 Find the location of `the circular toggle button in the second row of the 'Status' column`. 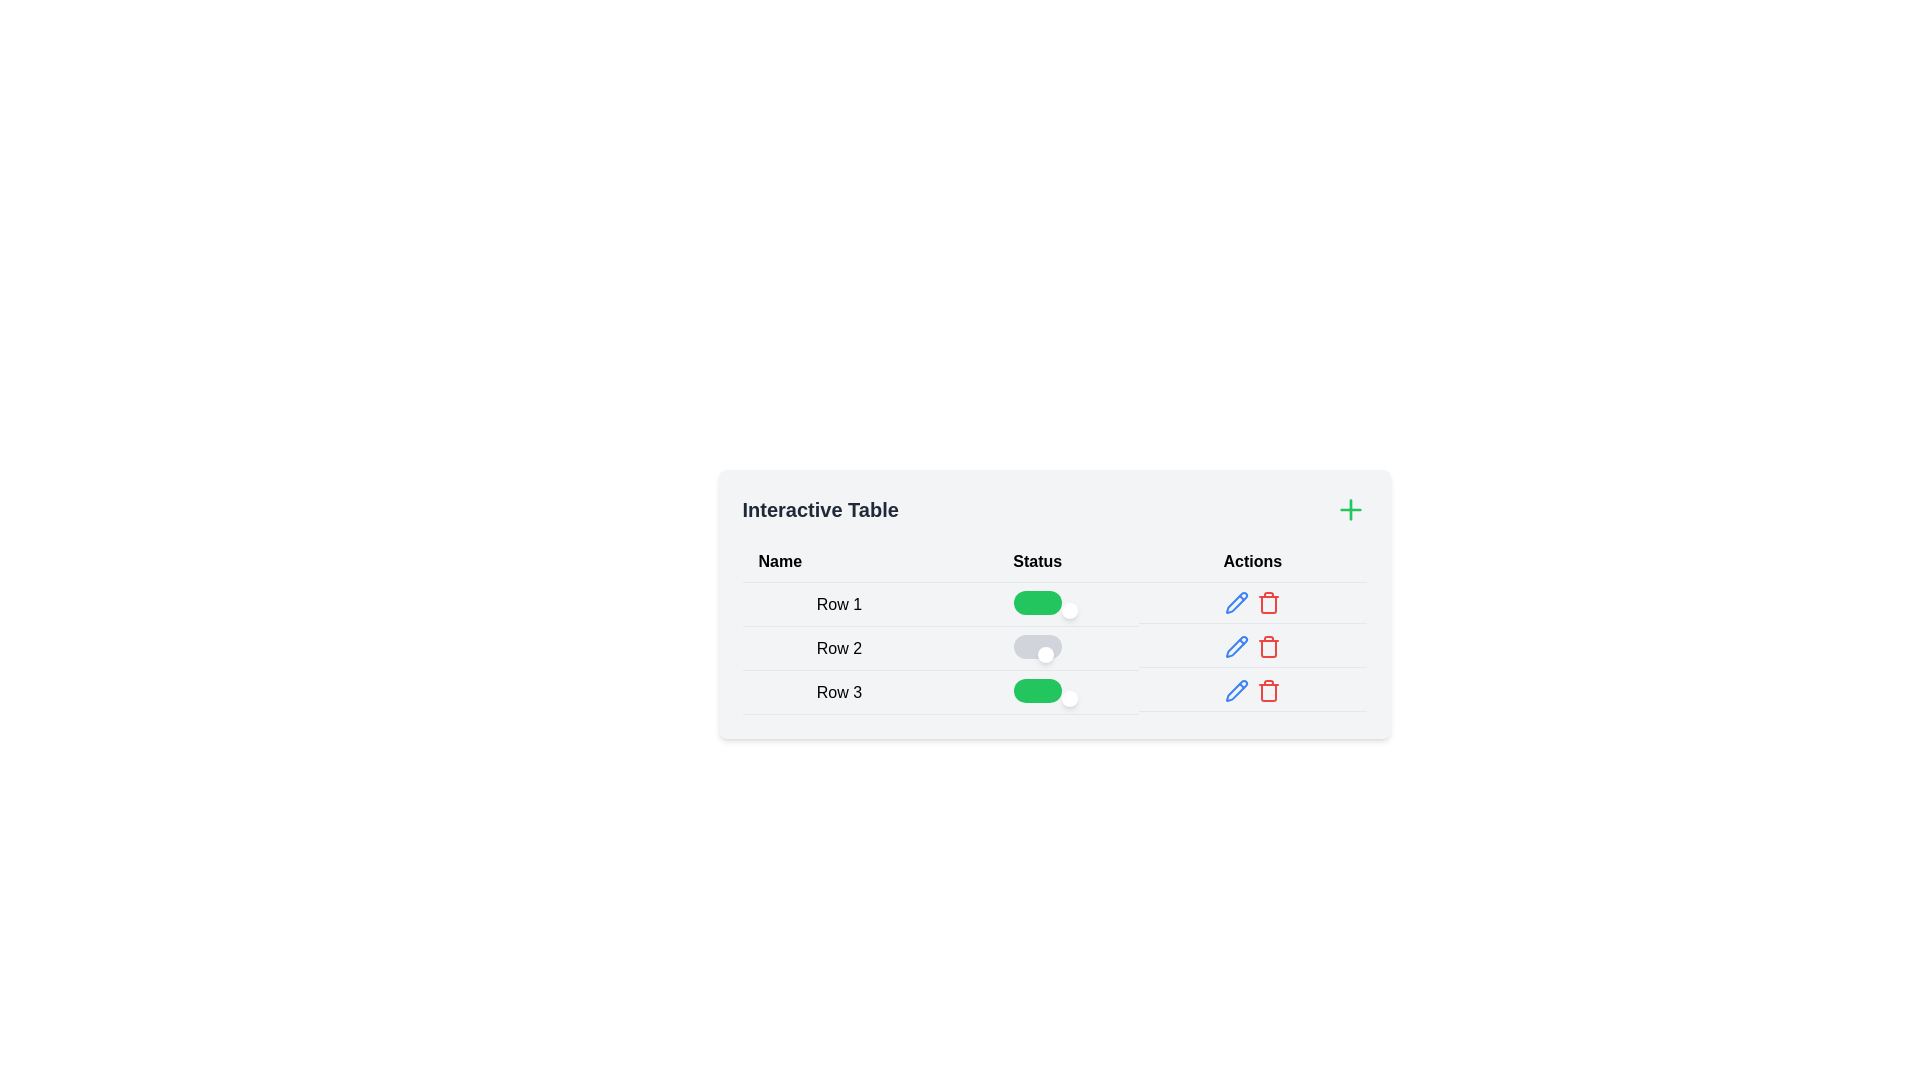

the circular toggle button in the second row of the 'Status' column is located at coordinates (1053, 648).